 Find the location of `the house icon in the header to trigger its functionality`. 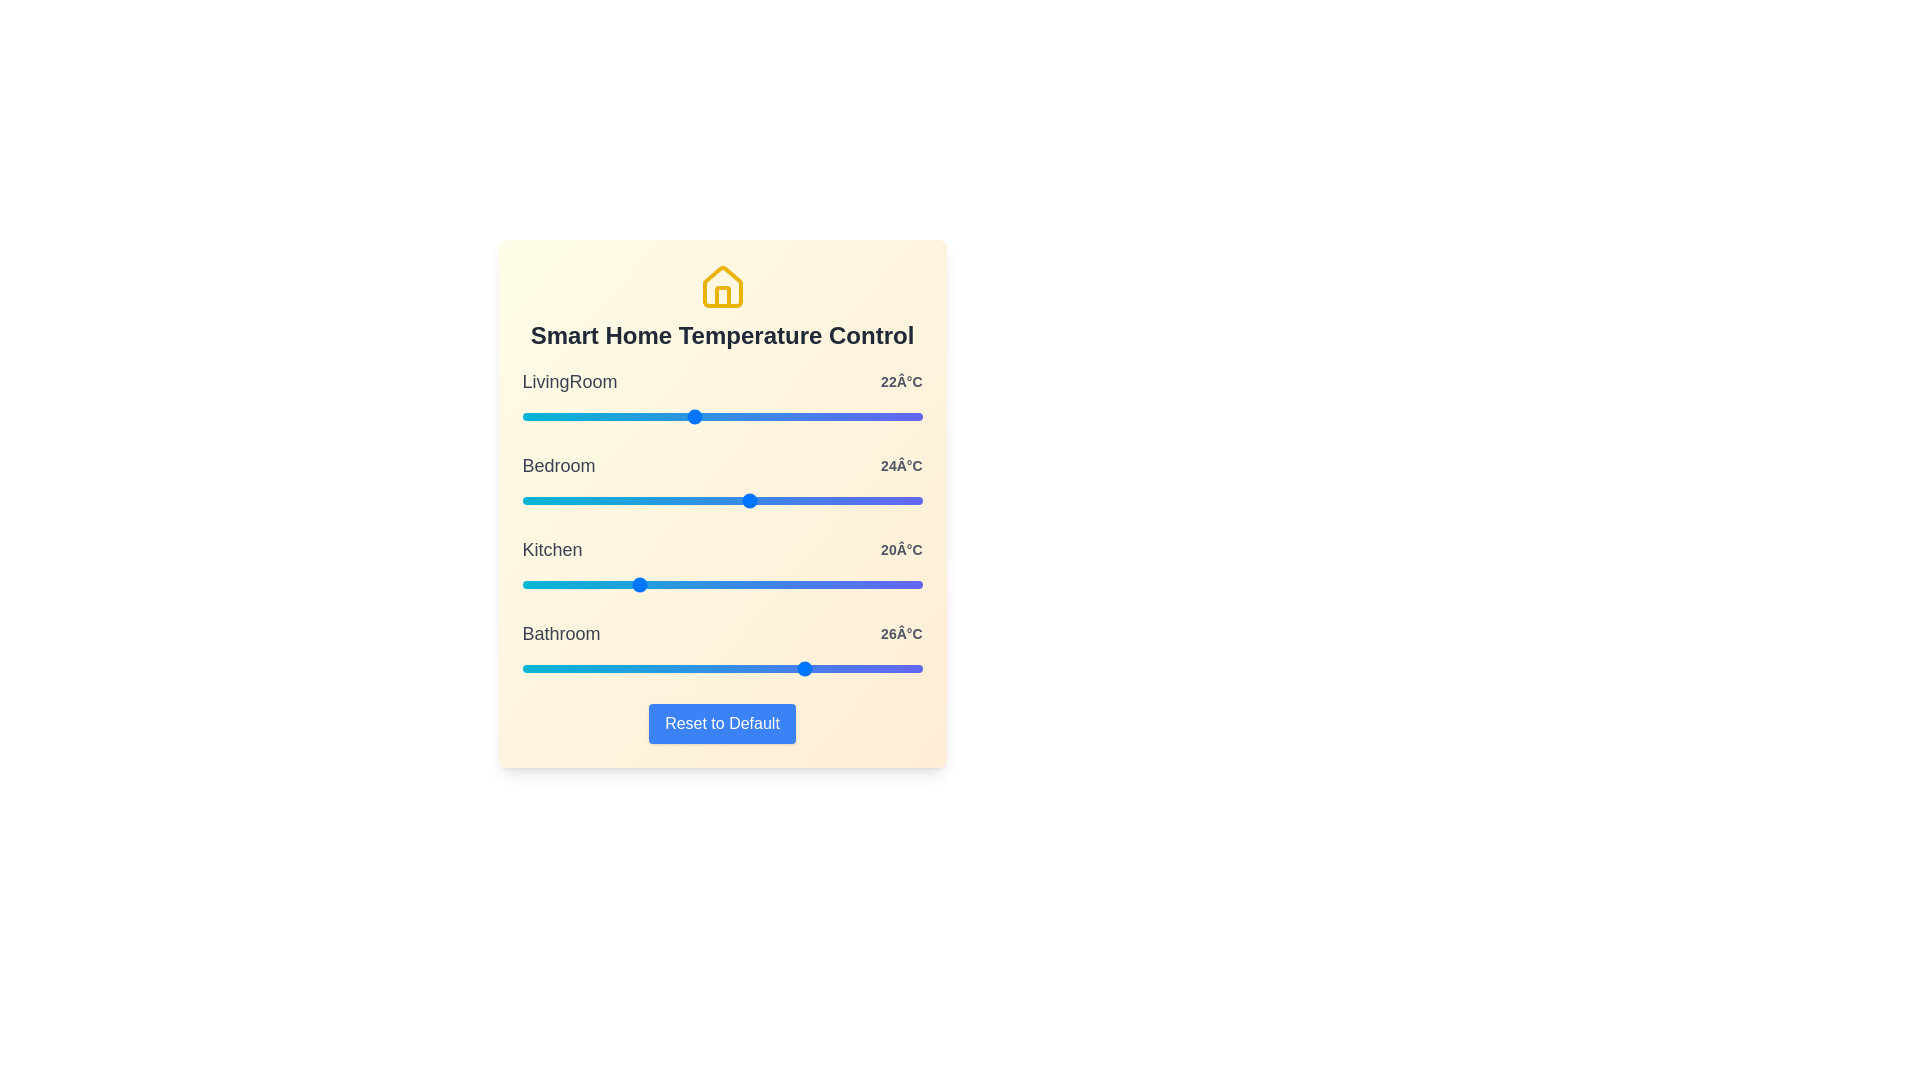

the house icon in the header to trigger its functionality is located at coordinates (721, 288).